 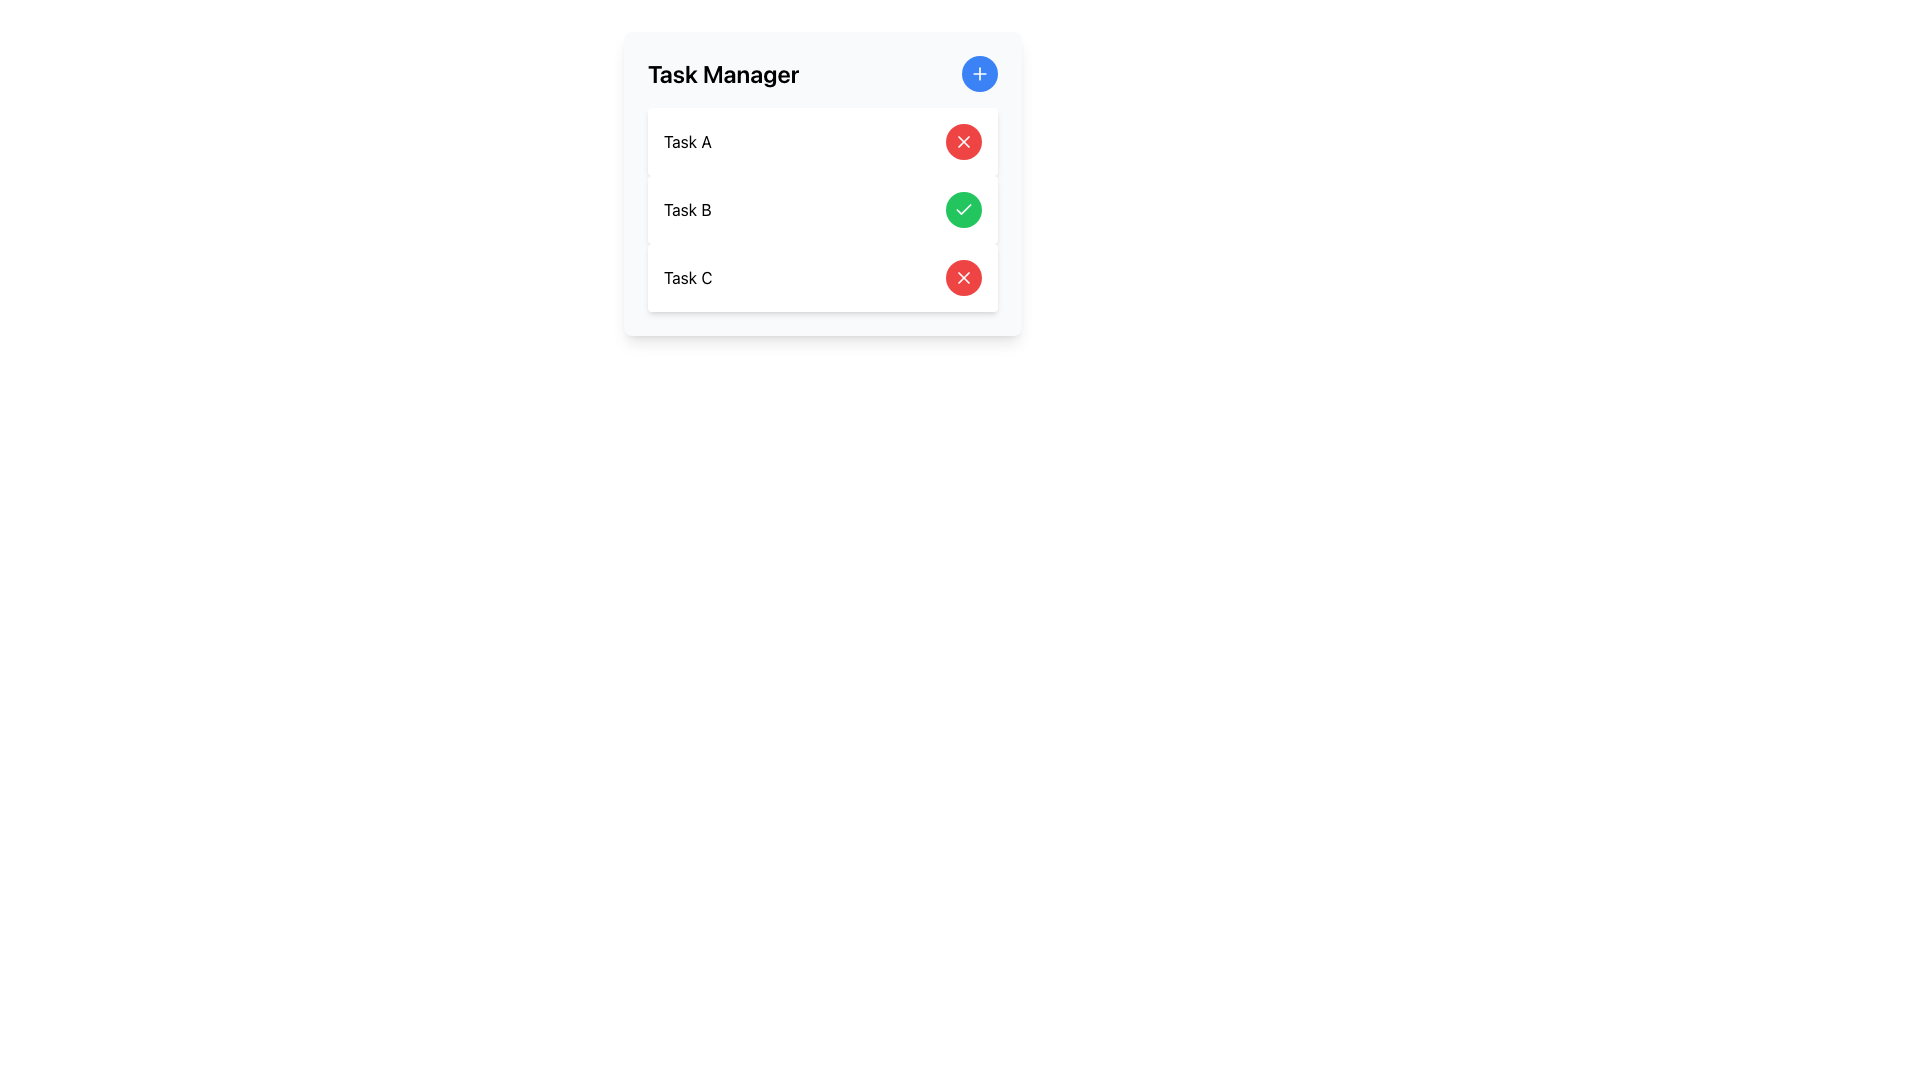 What do you see at coordinates (964, 141) in the screenshot?
I see `the small 'X' button icon with a circular red background associated with 'Task A' in the 'Task Manager' card to potentially see a tooltip or visual effect` at bounding box center [964, 141].